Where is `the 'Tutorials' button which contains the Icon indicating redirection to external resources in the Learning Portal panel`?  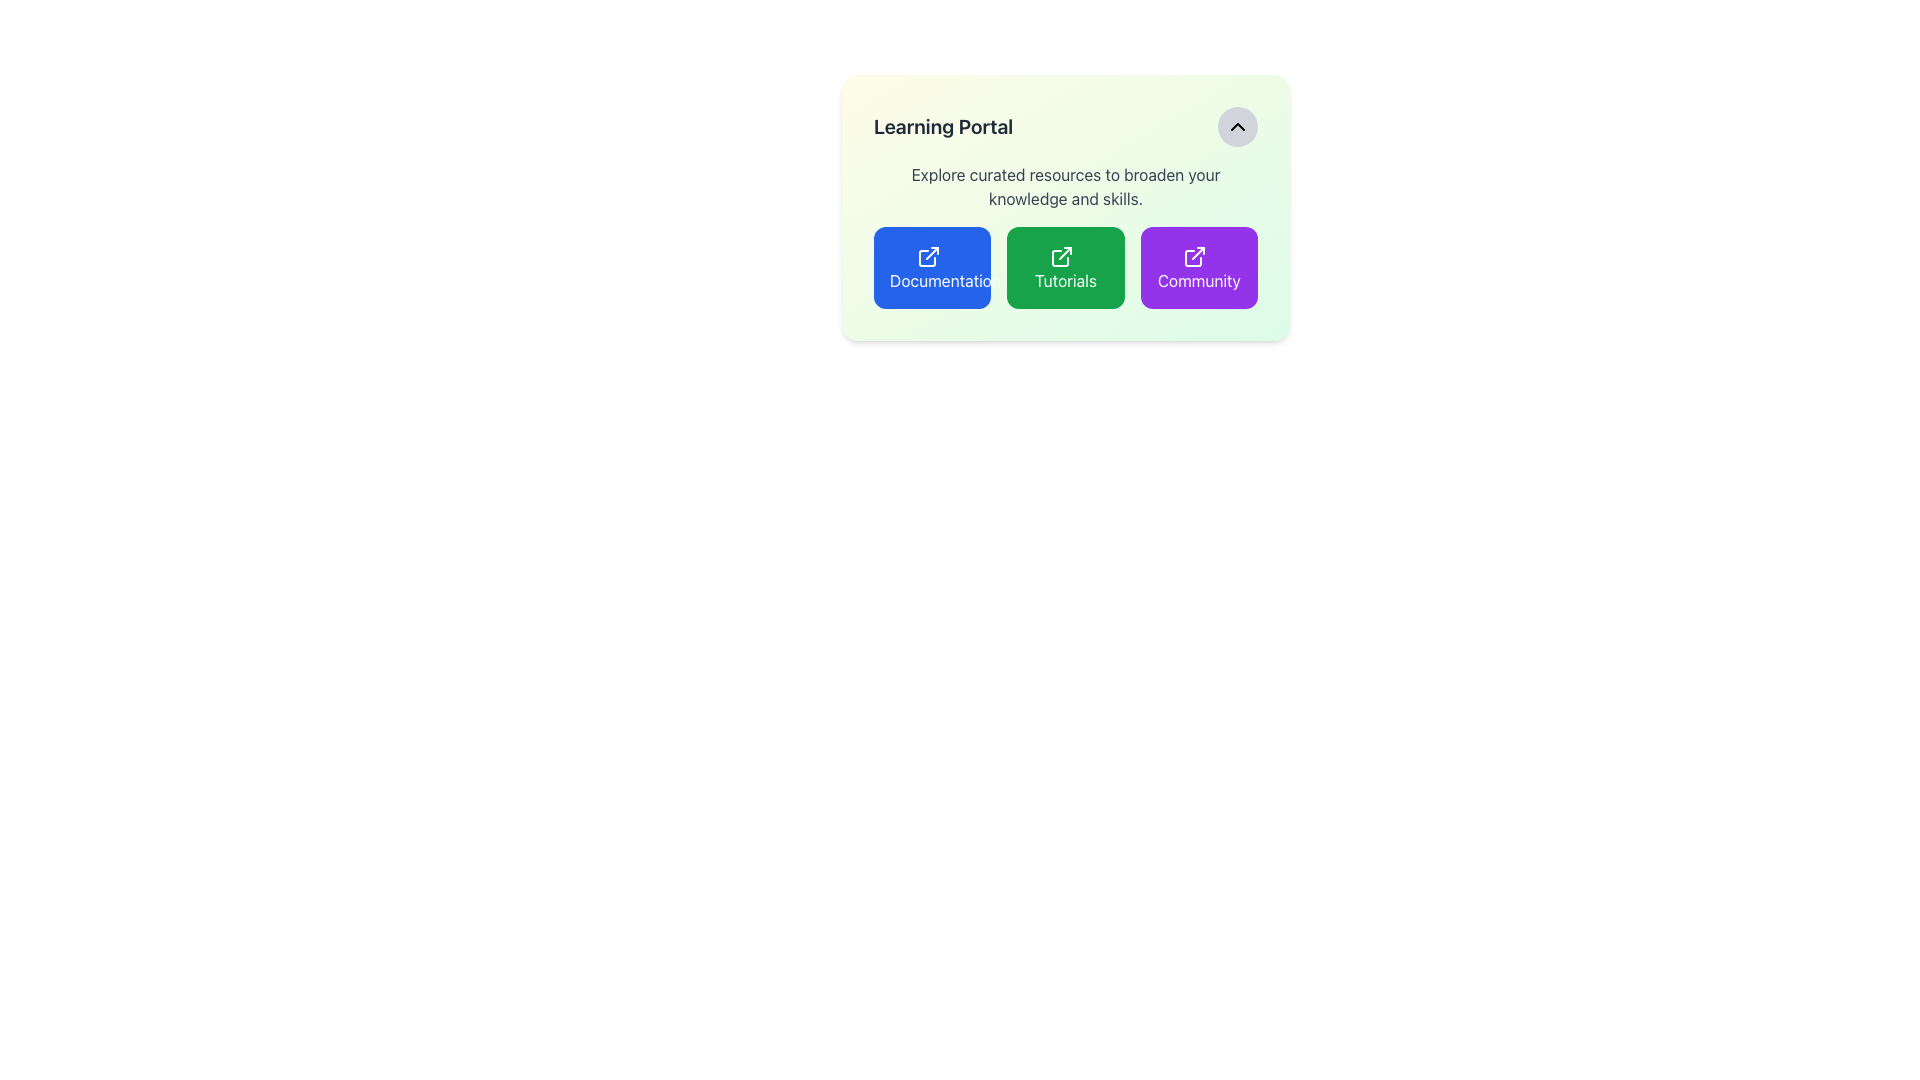 the 'Tutorials' button which contains the Icon indicating redirection to external resources in the Learning Portal panel is located at coordinates (1064, 252).